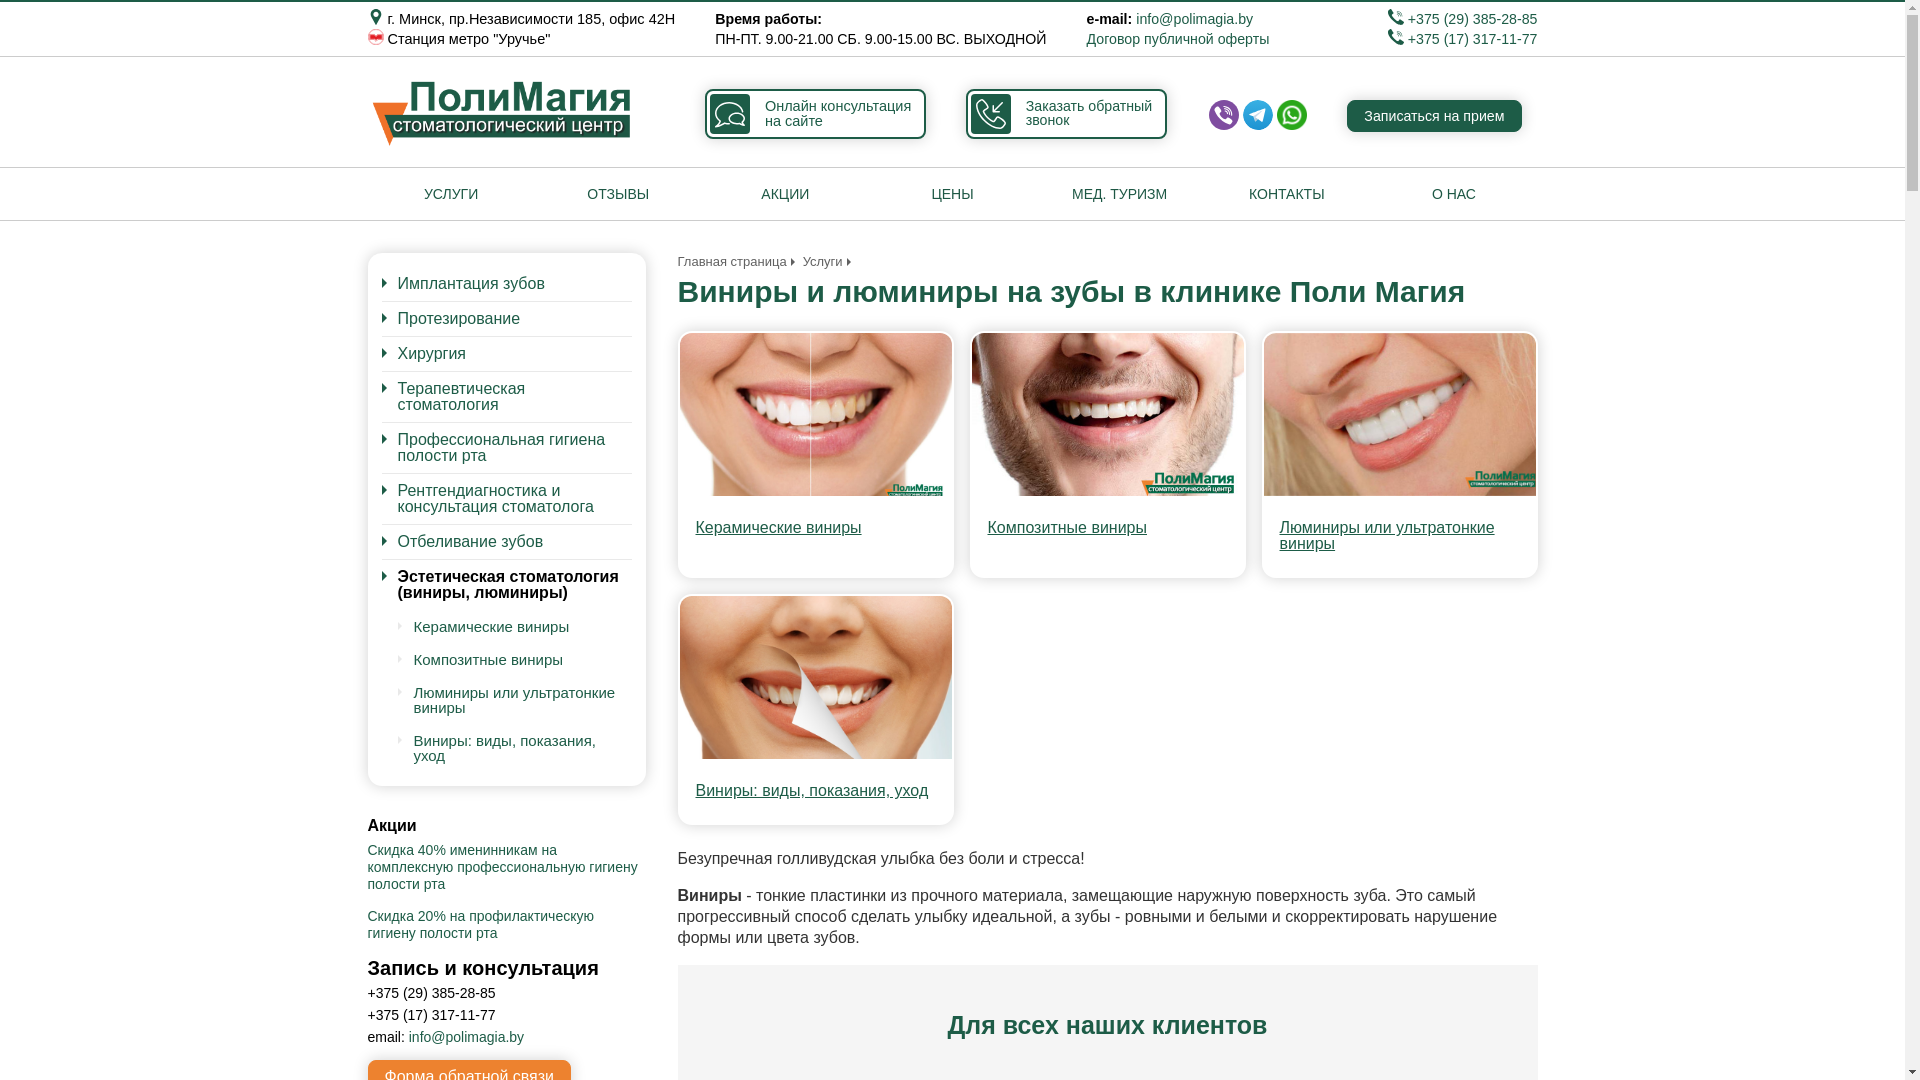 This screenshot has width=1920, height=1080. I want to click on 'info@polimagia.by', so click(465, 1036).